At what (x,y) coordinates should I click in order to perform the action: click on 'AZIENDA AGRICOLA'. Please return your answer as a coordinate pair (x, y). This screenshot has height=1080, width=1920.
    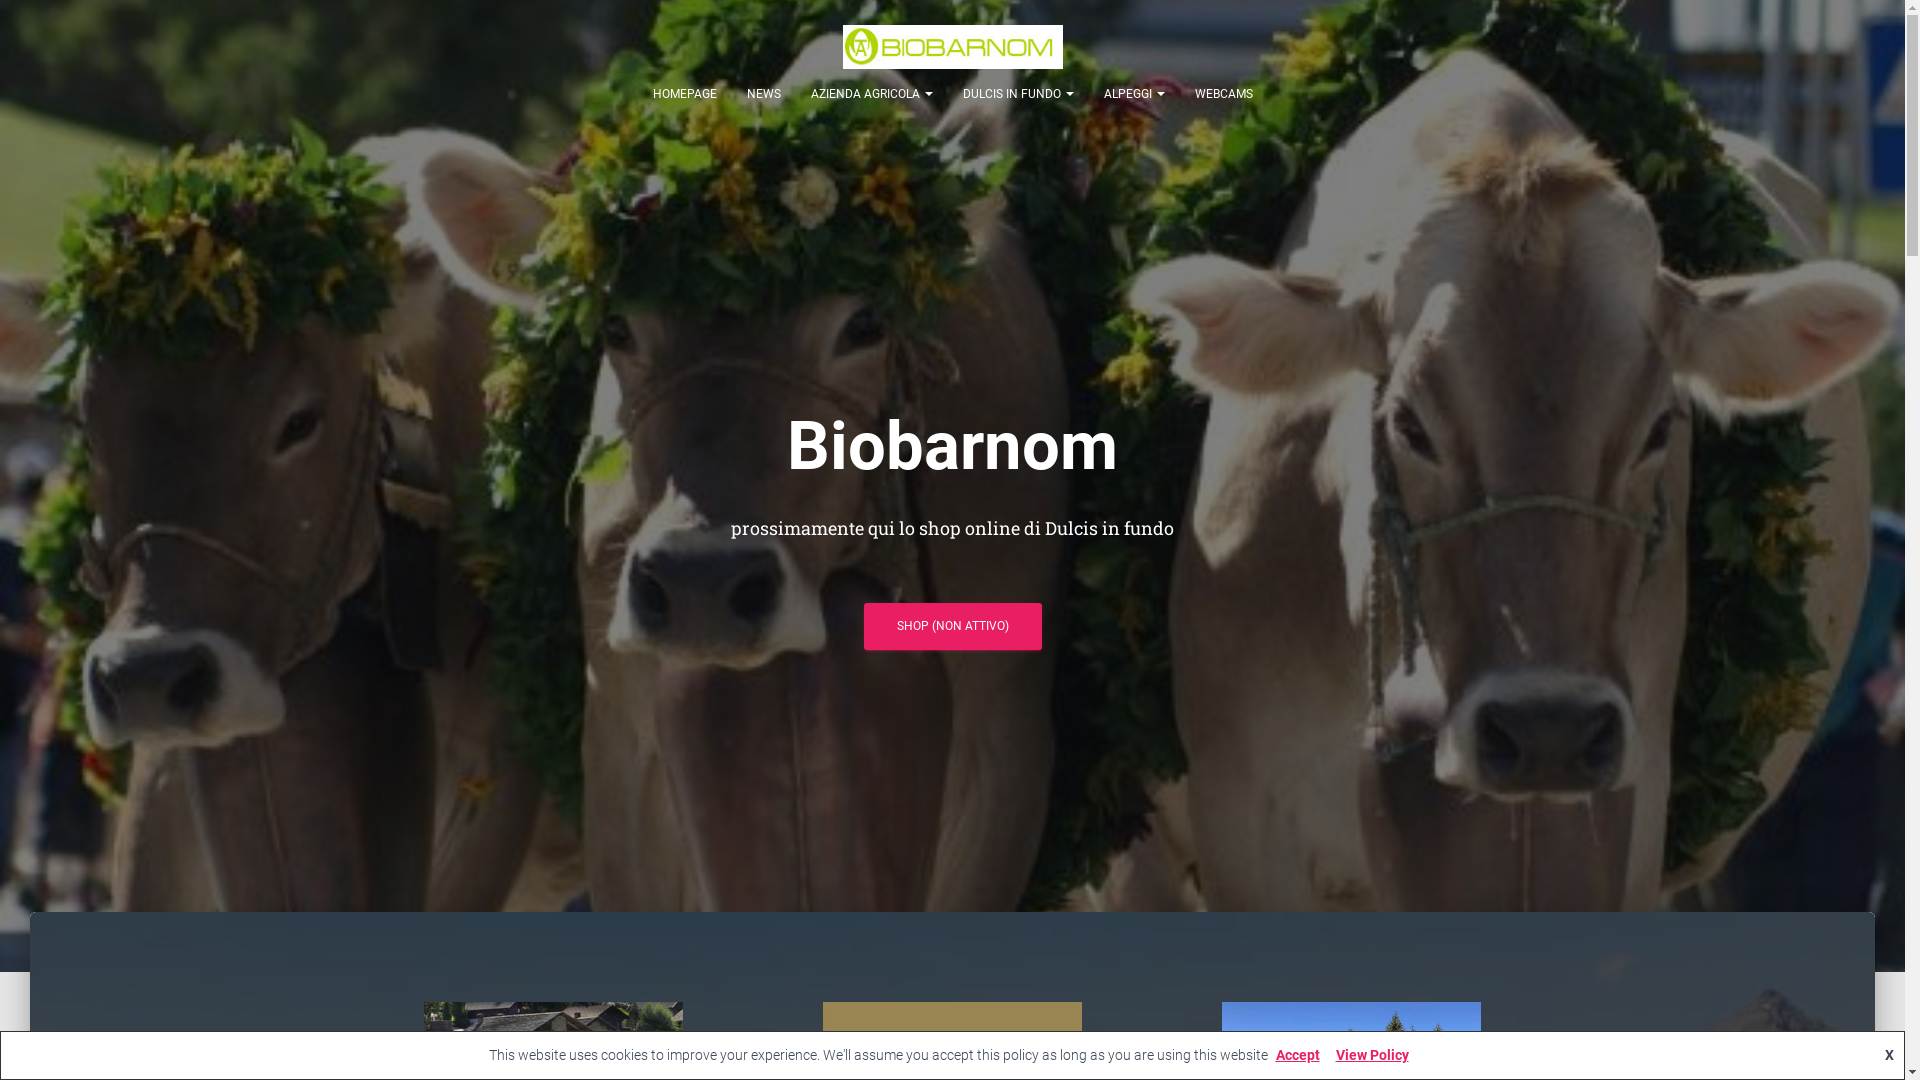
    Looking at the image, I should click on (872, 93).